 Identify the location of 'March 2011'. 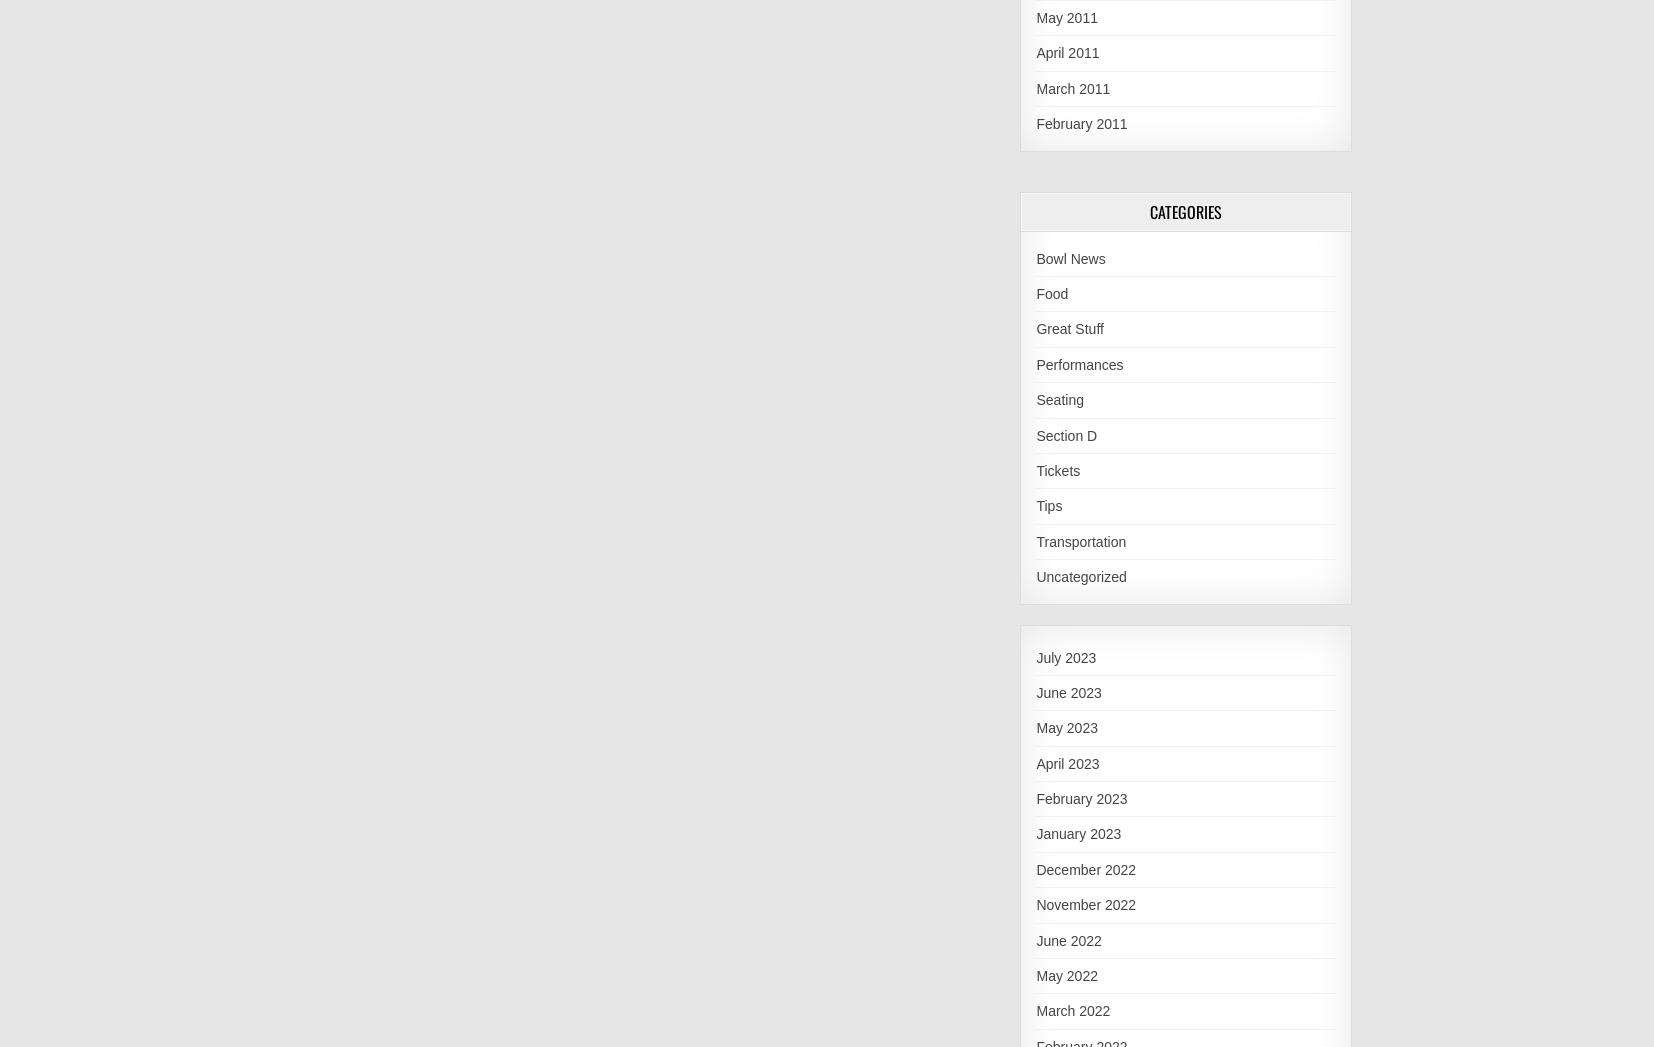
(1035, 87).